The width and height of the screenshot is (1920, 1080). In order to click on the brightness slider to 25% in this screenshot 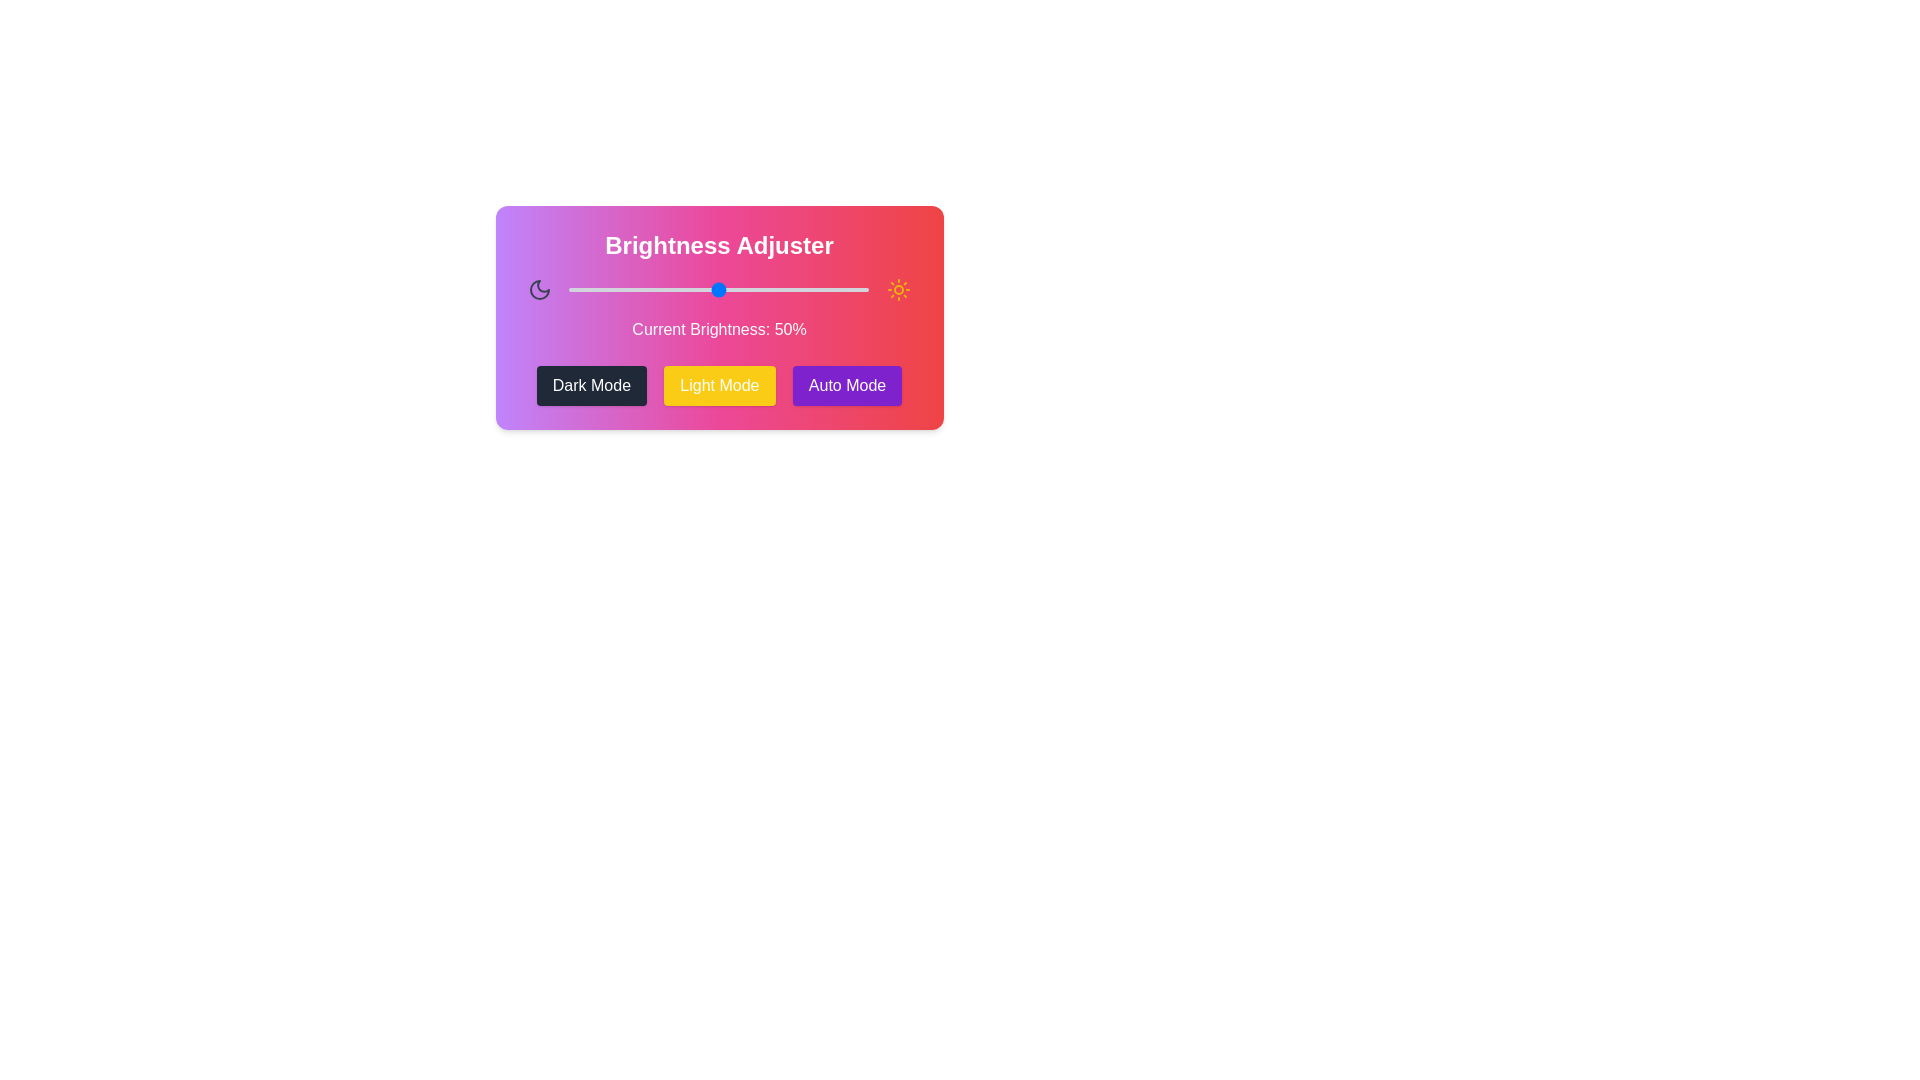, I will do `click(643, 289)`.